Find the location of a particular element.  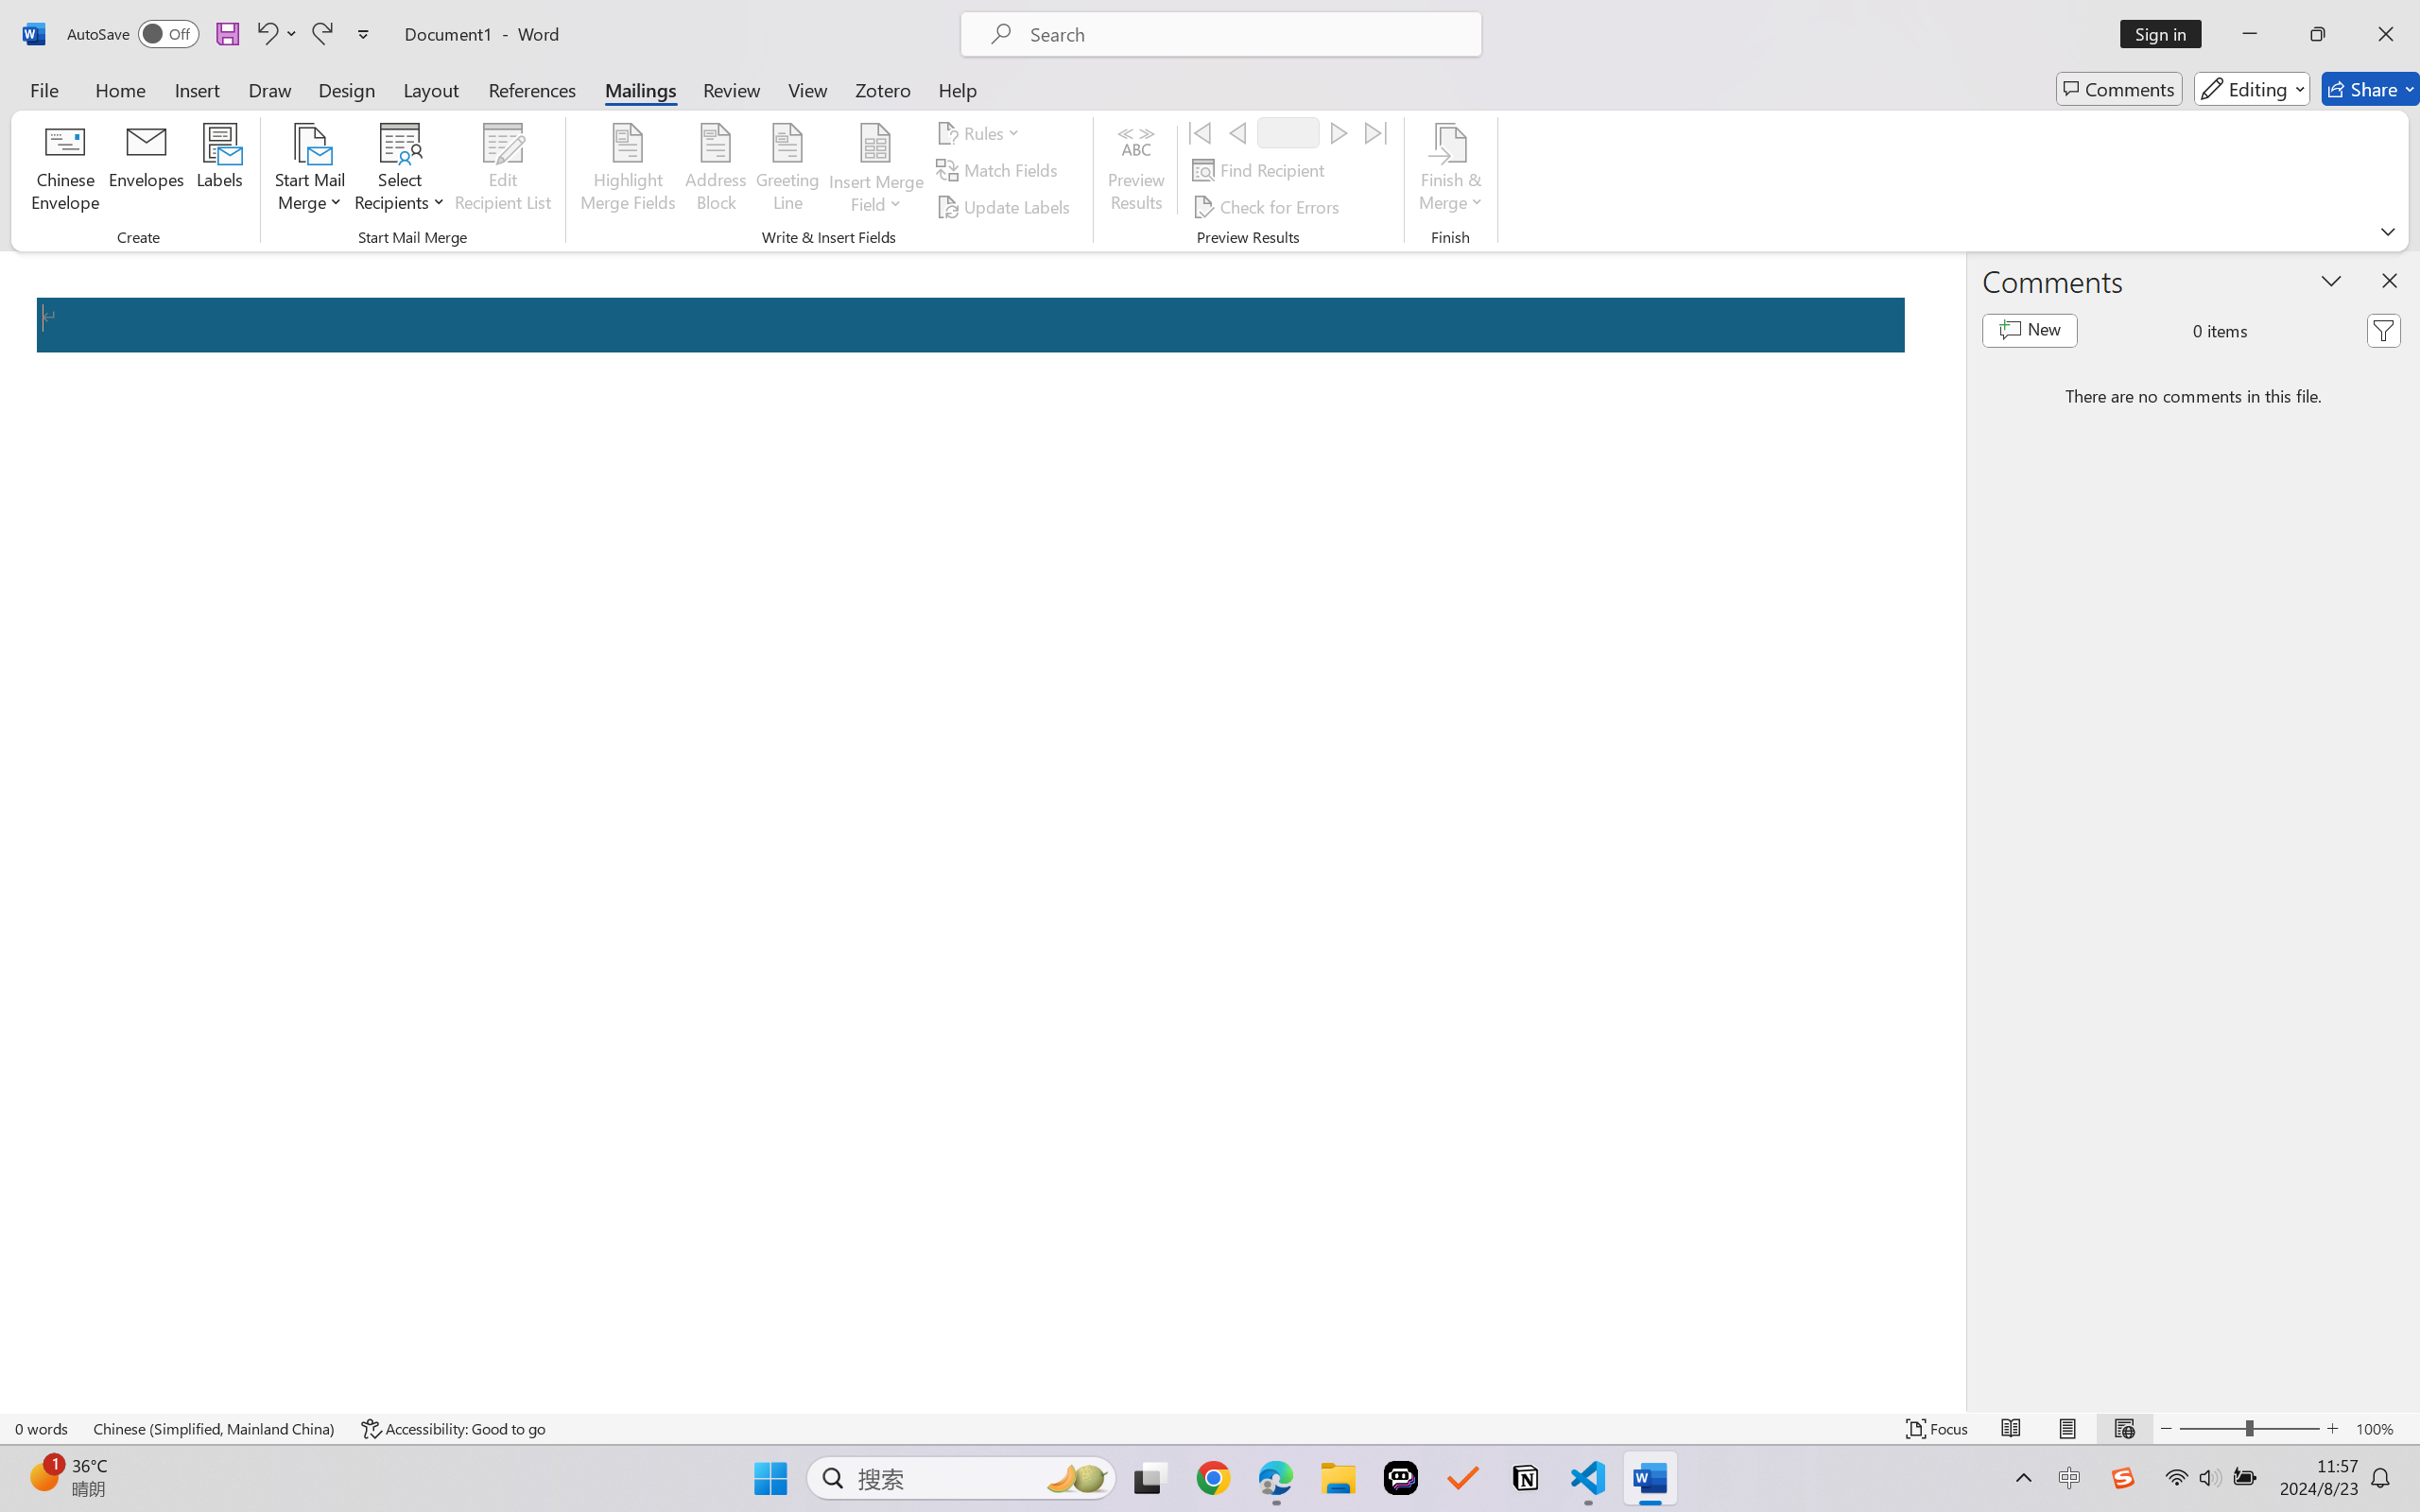

'New comment' is located at coordinates (2029, 331).